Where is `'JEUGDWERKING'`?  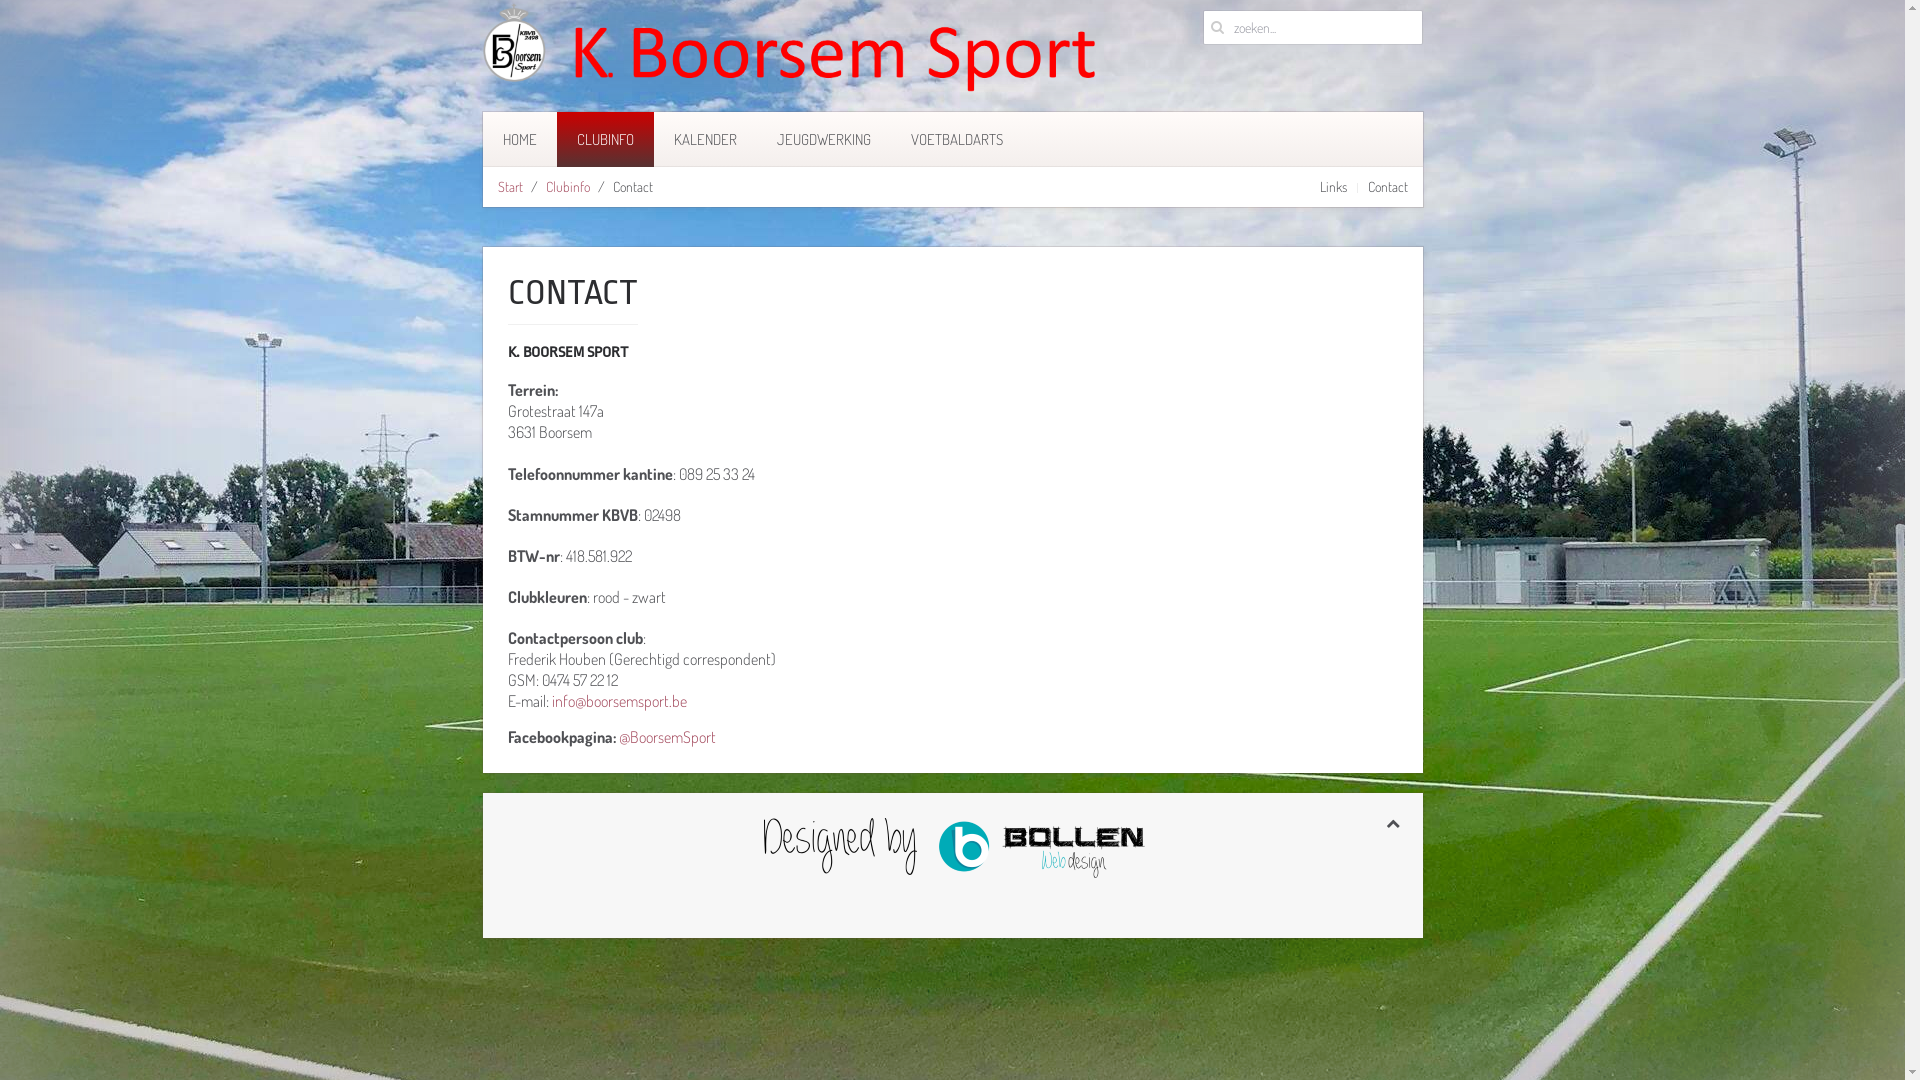 'JEUGDWERKING' is located at coordinates (822, 138).